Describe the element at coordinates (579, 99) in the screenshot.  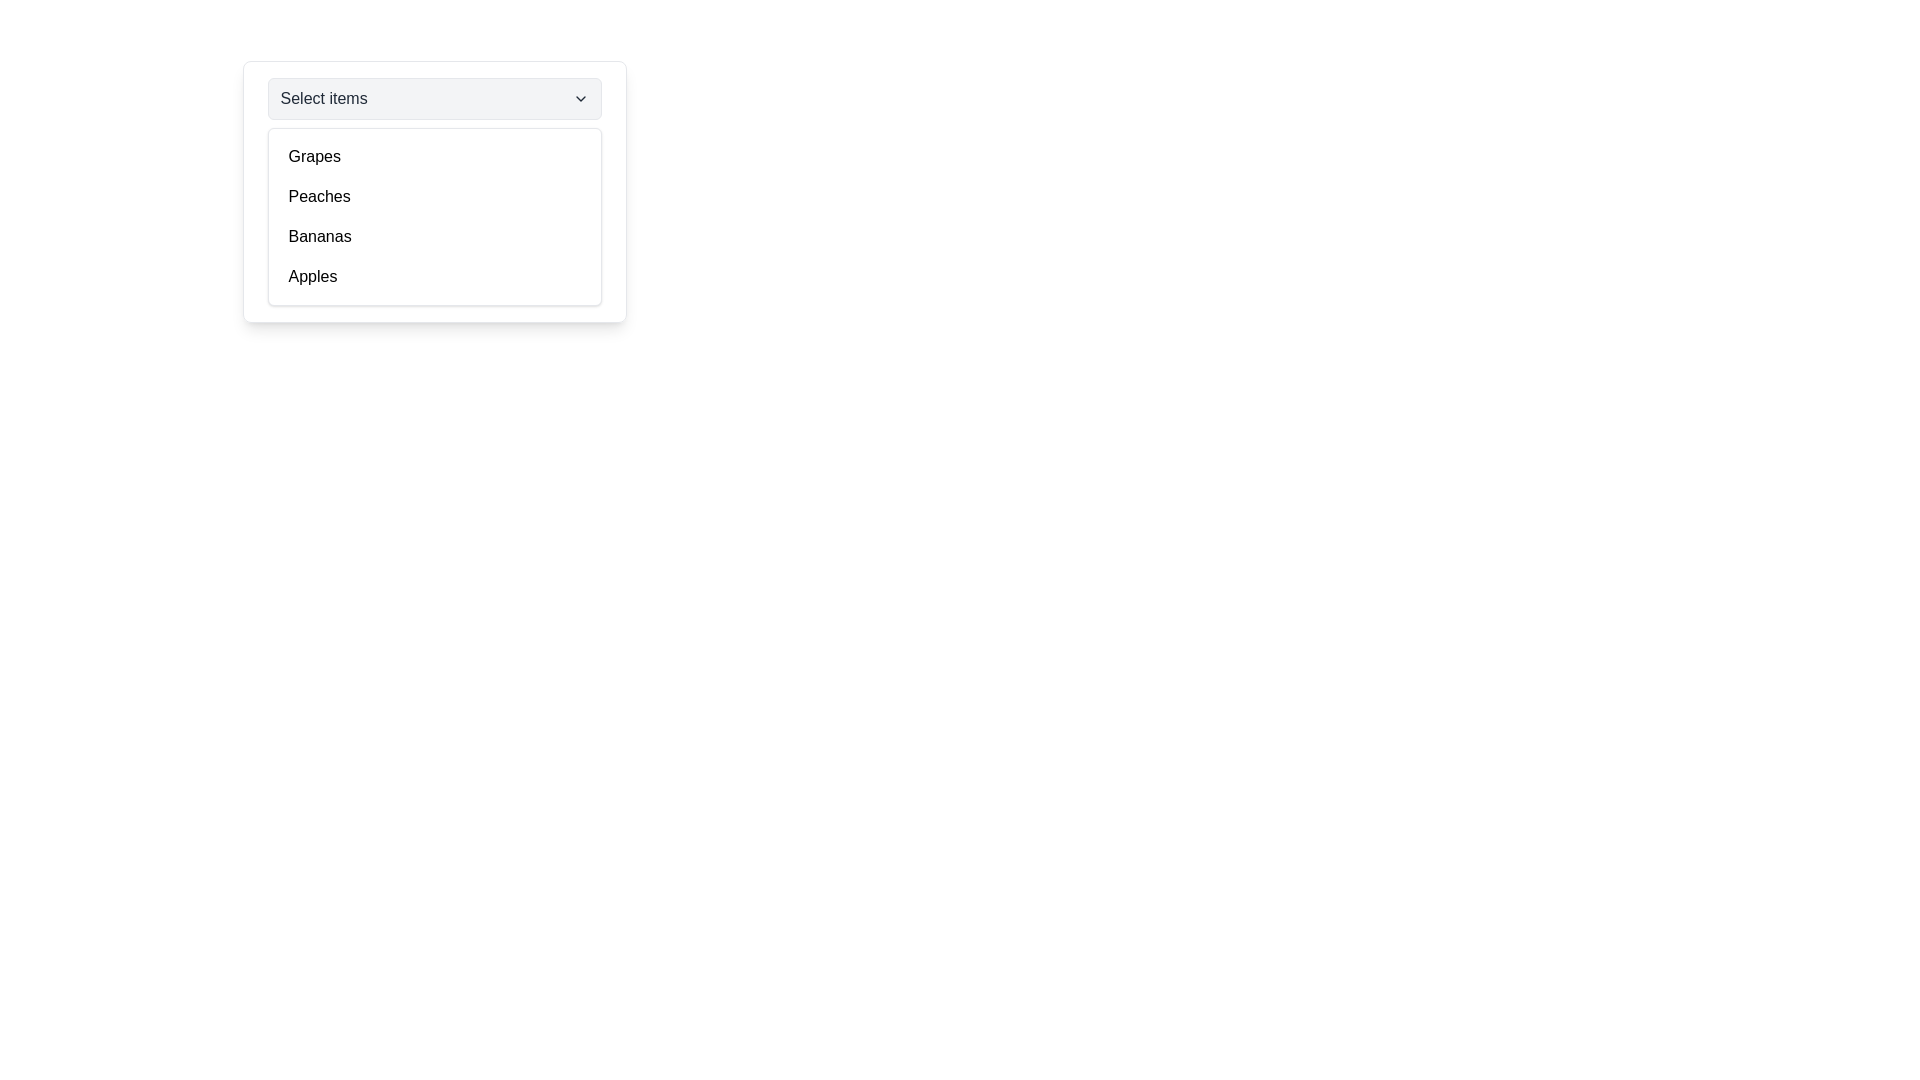
I see `the Dropdown indicator icon (chevron) located on the far right side of the header section of the dropdown menu, adjacent to the 'Select items' text` at that location.